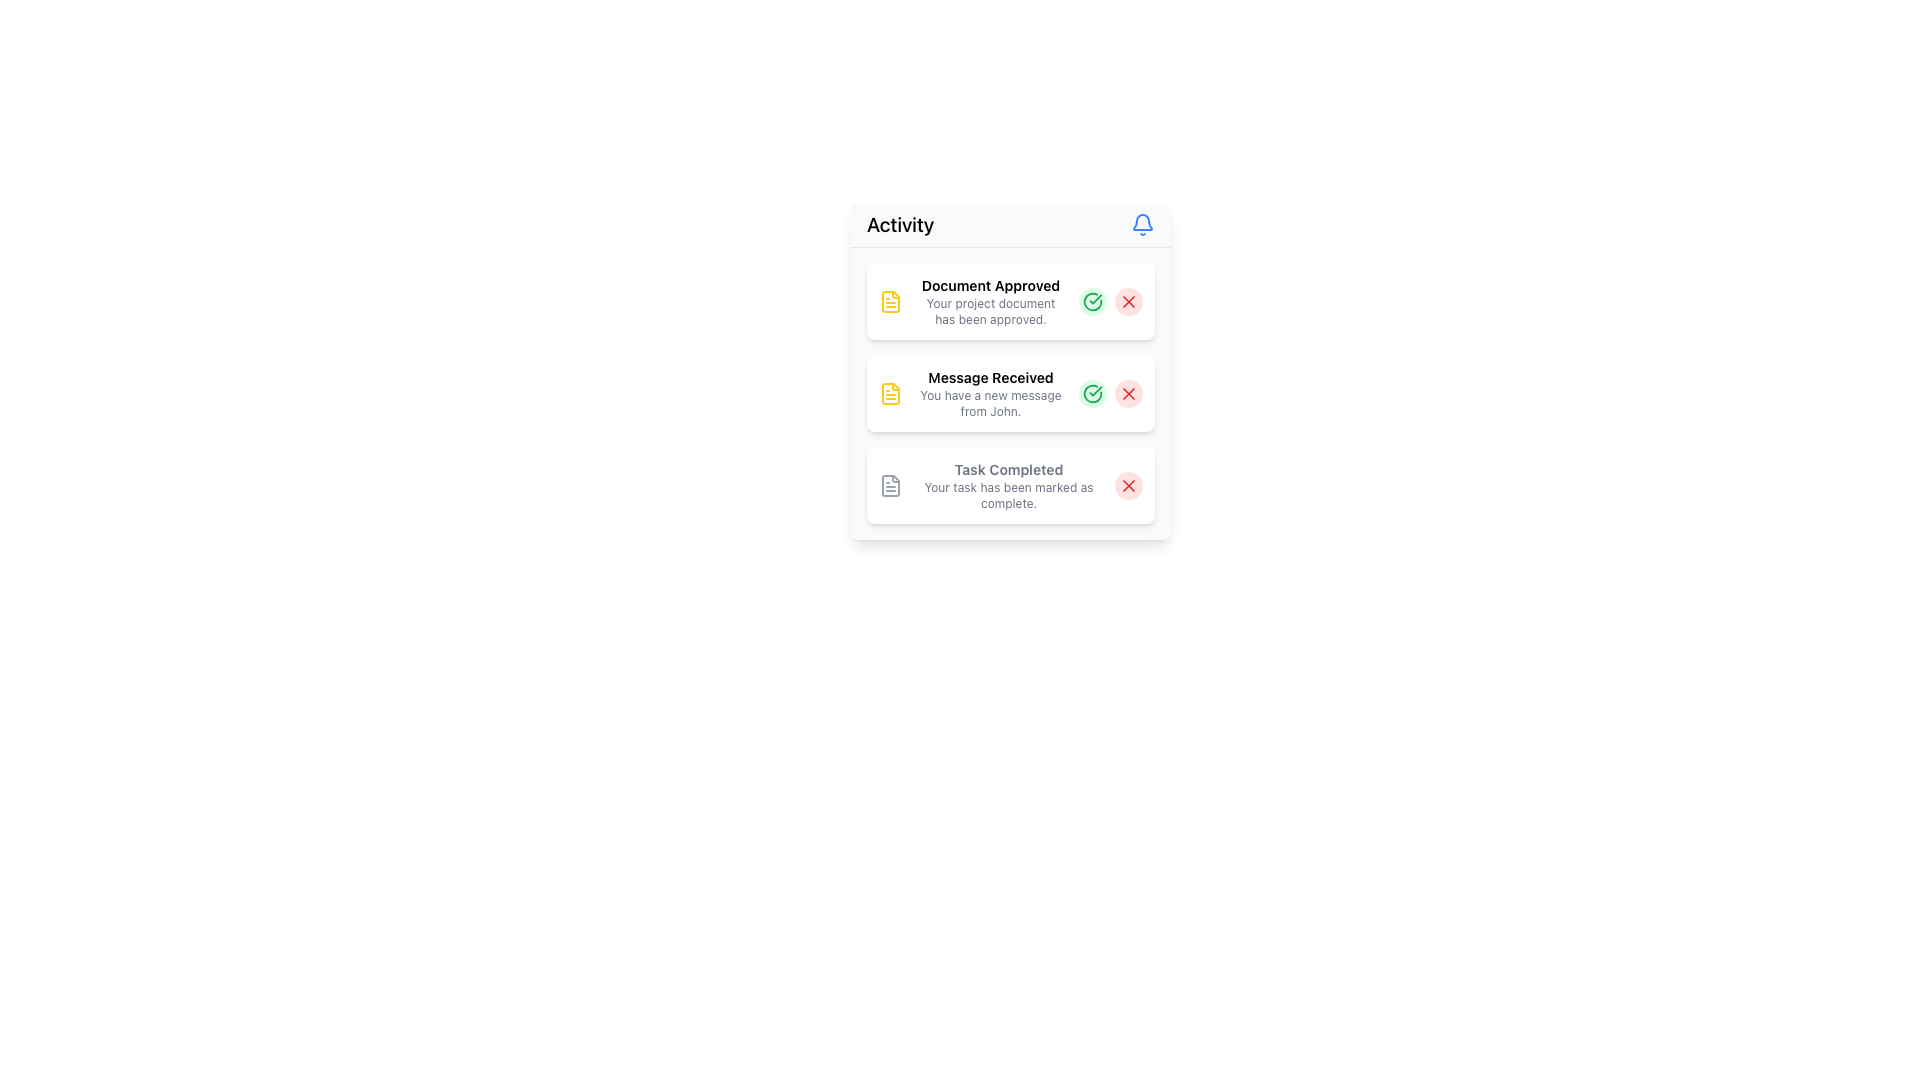 This screenshot has width=1920, height=1080. I want to click on the notification text group that displays 'Document Approved' followed by 'Your project document has been approved.', so click(990, 301).